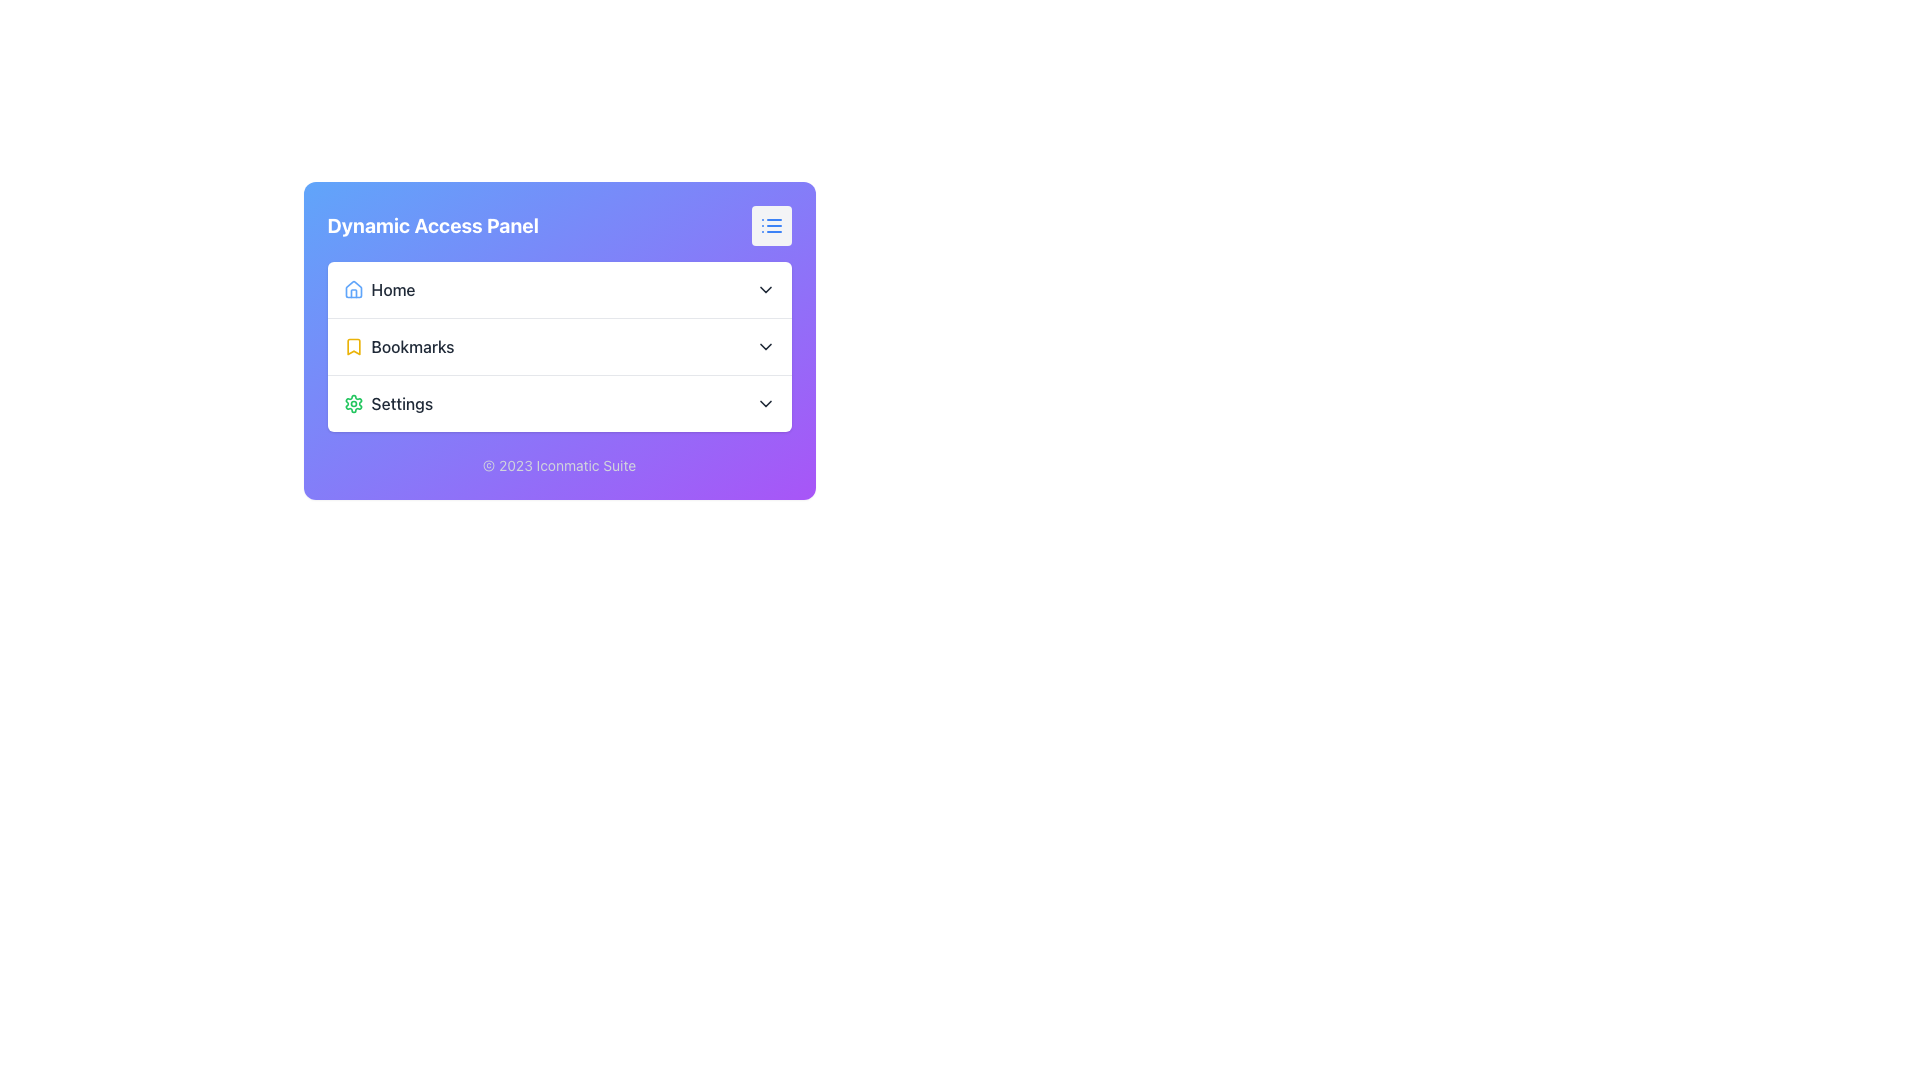 Image resolution: width=1920 pixels, height=1080 pixels. Describe the element at coordinates (764, 289) in the screenshot. I see `the downward-facing chevron icon located at the far-right of the 'Home' menu item` at that location.